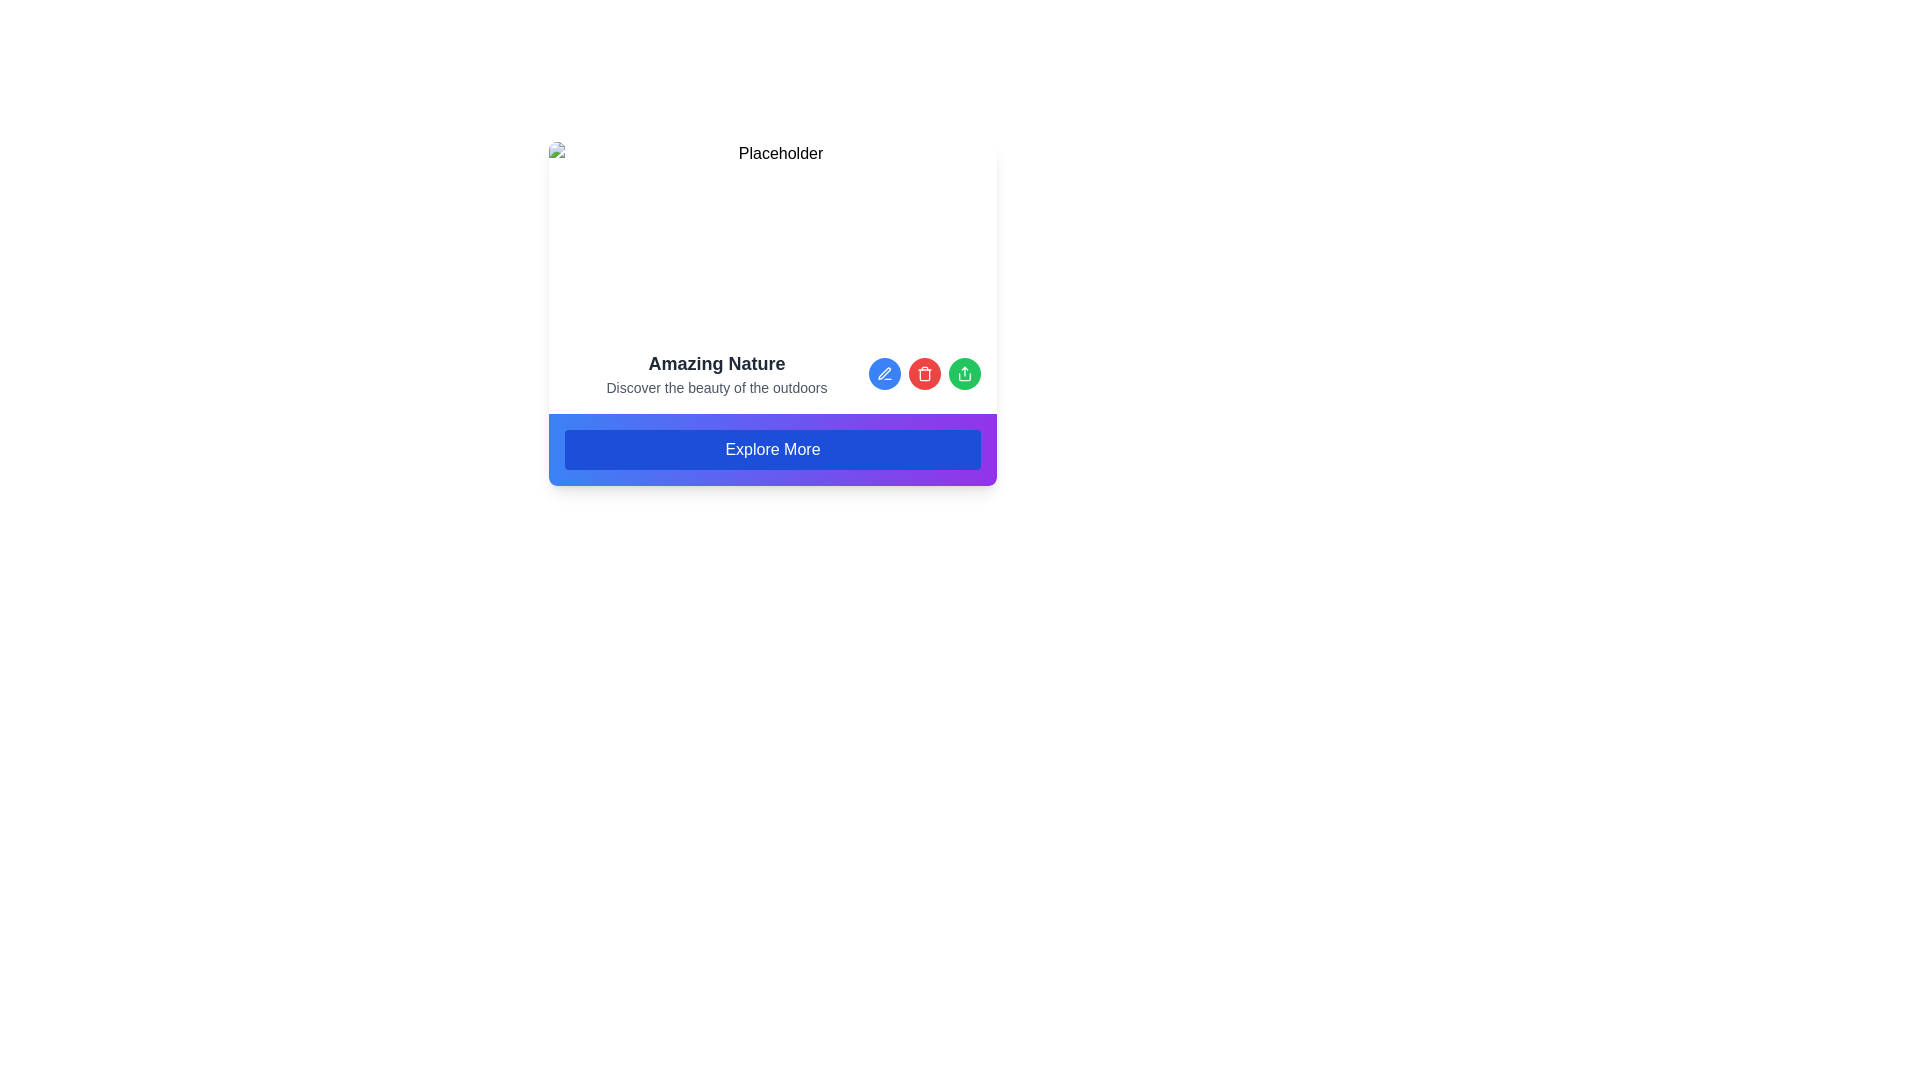 The width and height of the screenshot is (1920, 1080). What do you see at coordinates (883, 374) in the screenshot?
I see `the first circular Icon Button representing editing or modifying content located at the bottom-right area of the card` at bounding box center [883, 374].